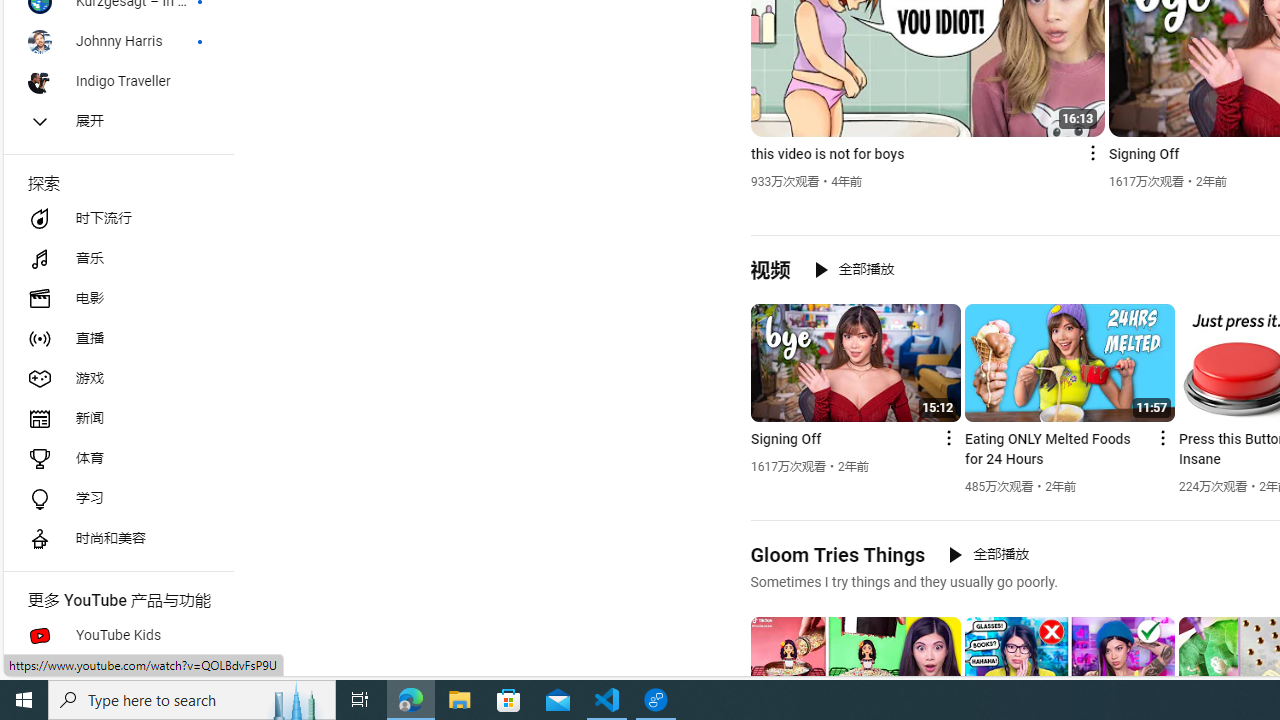  I want to click on 'Indigo Traveller', so click(116, 81).